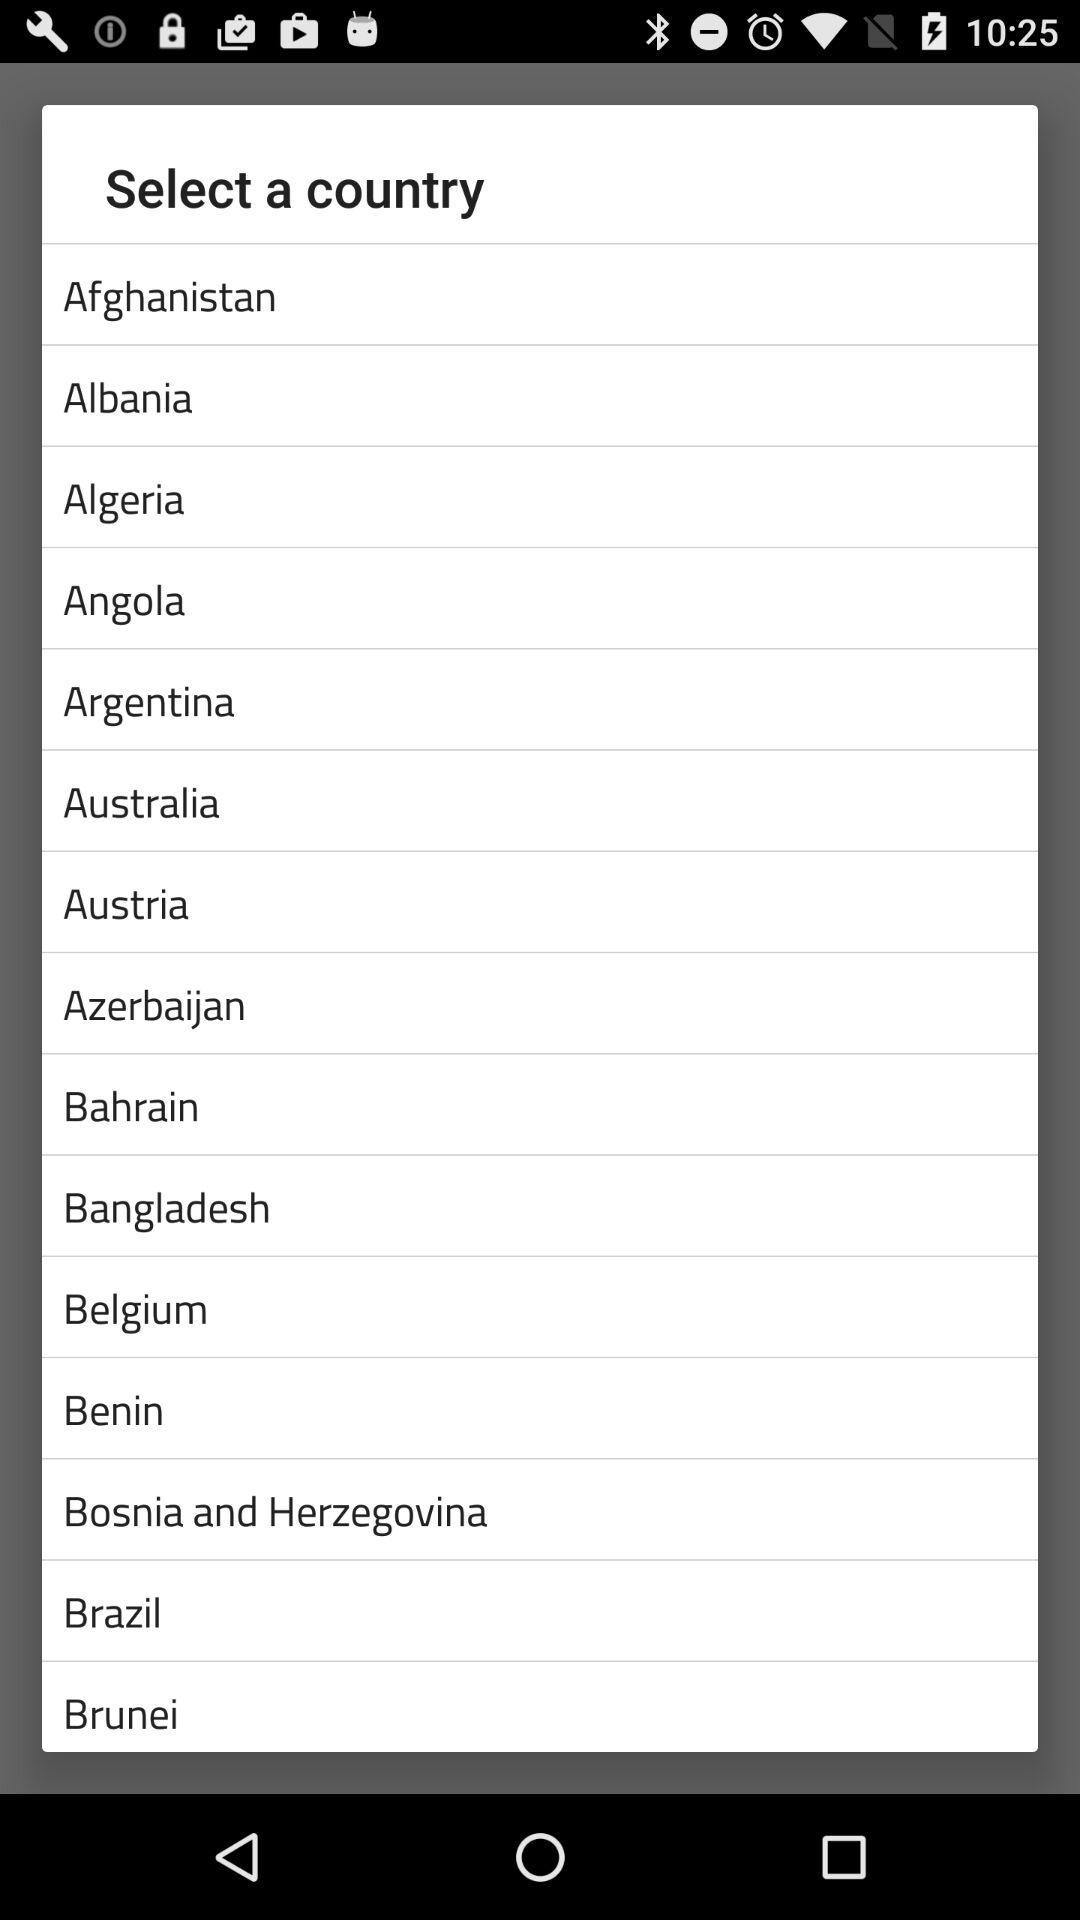 This screenshot has width=1080, height=1920. Describe the element at coordinates (540, 1610) in the screenshot. I see `brazil` at that location.